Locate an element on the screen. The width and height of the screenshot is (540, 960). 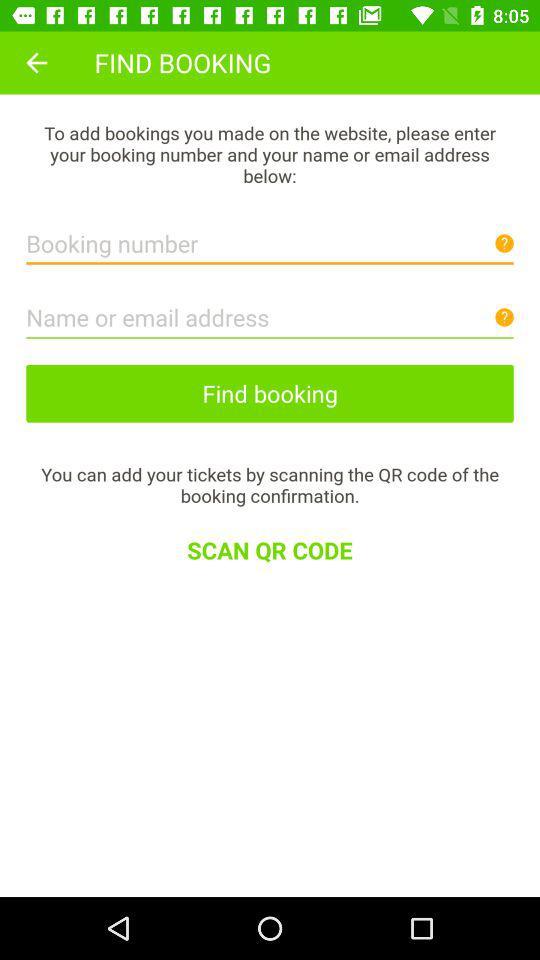
the icon to the left of the find booking item is located at coordinates (36, 62).